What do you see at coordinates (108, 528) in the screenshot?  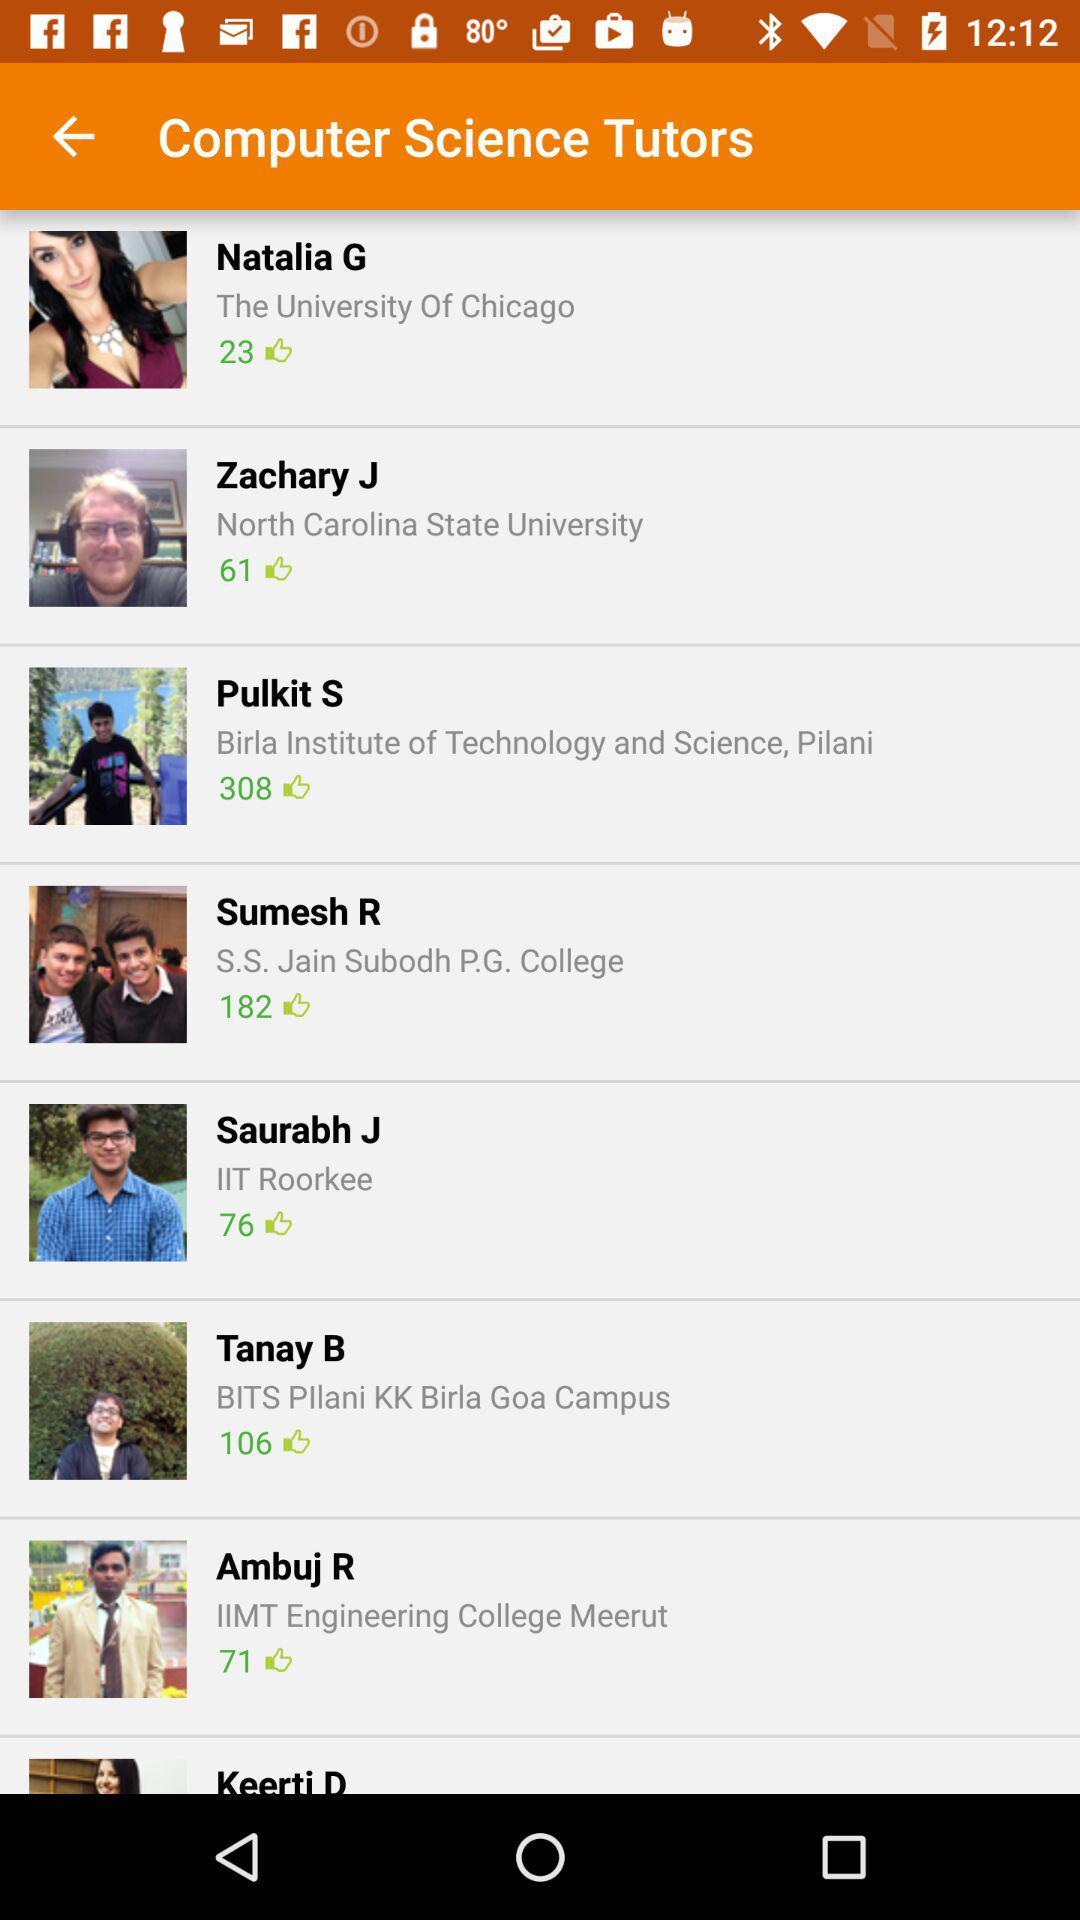 I see `icon next to the zachary j` at bounding box center [108, 528].